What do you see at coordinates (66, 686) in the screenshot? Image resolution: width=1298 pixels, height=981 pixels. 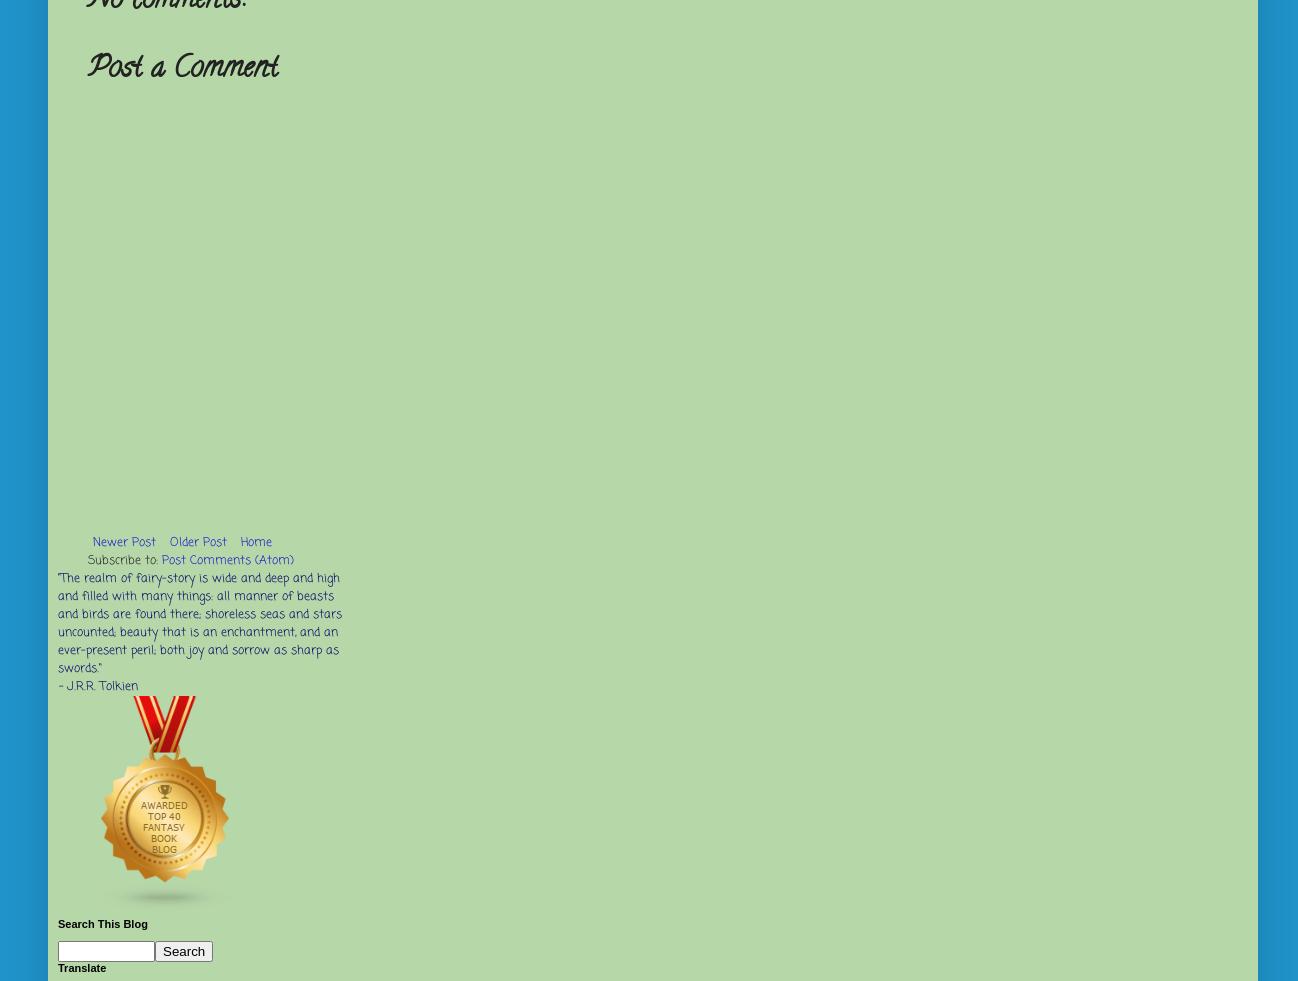 I see `'J.R.R. Tolkien'` at bounding box center [66, 686].